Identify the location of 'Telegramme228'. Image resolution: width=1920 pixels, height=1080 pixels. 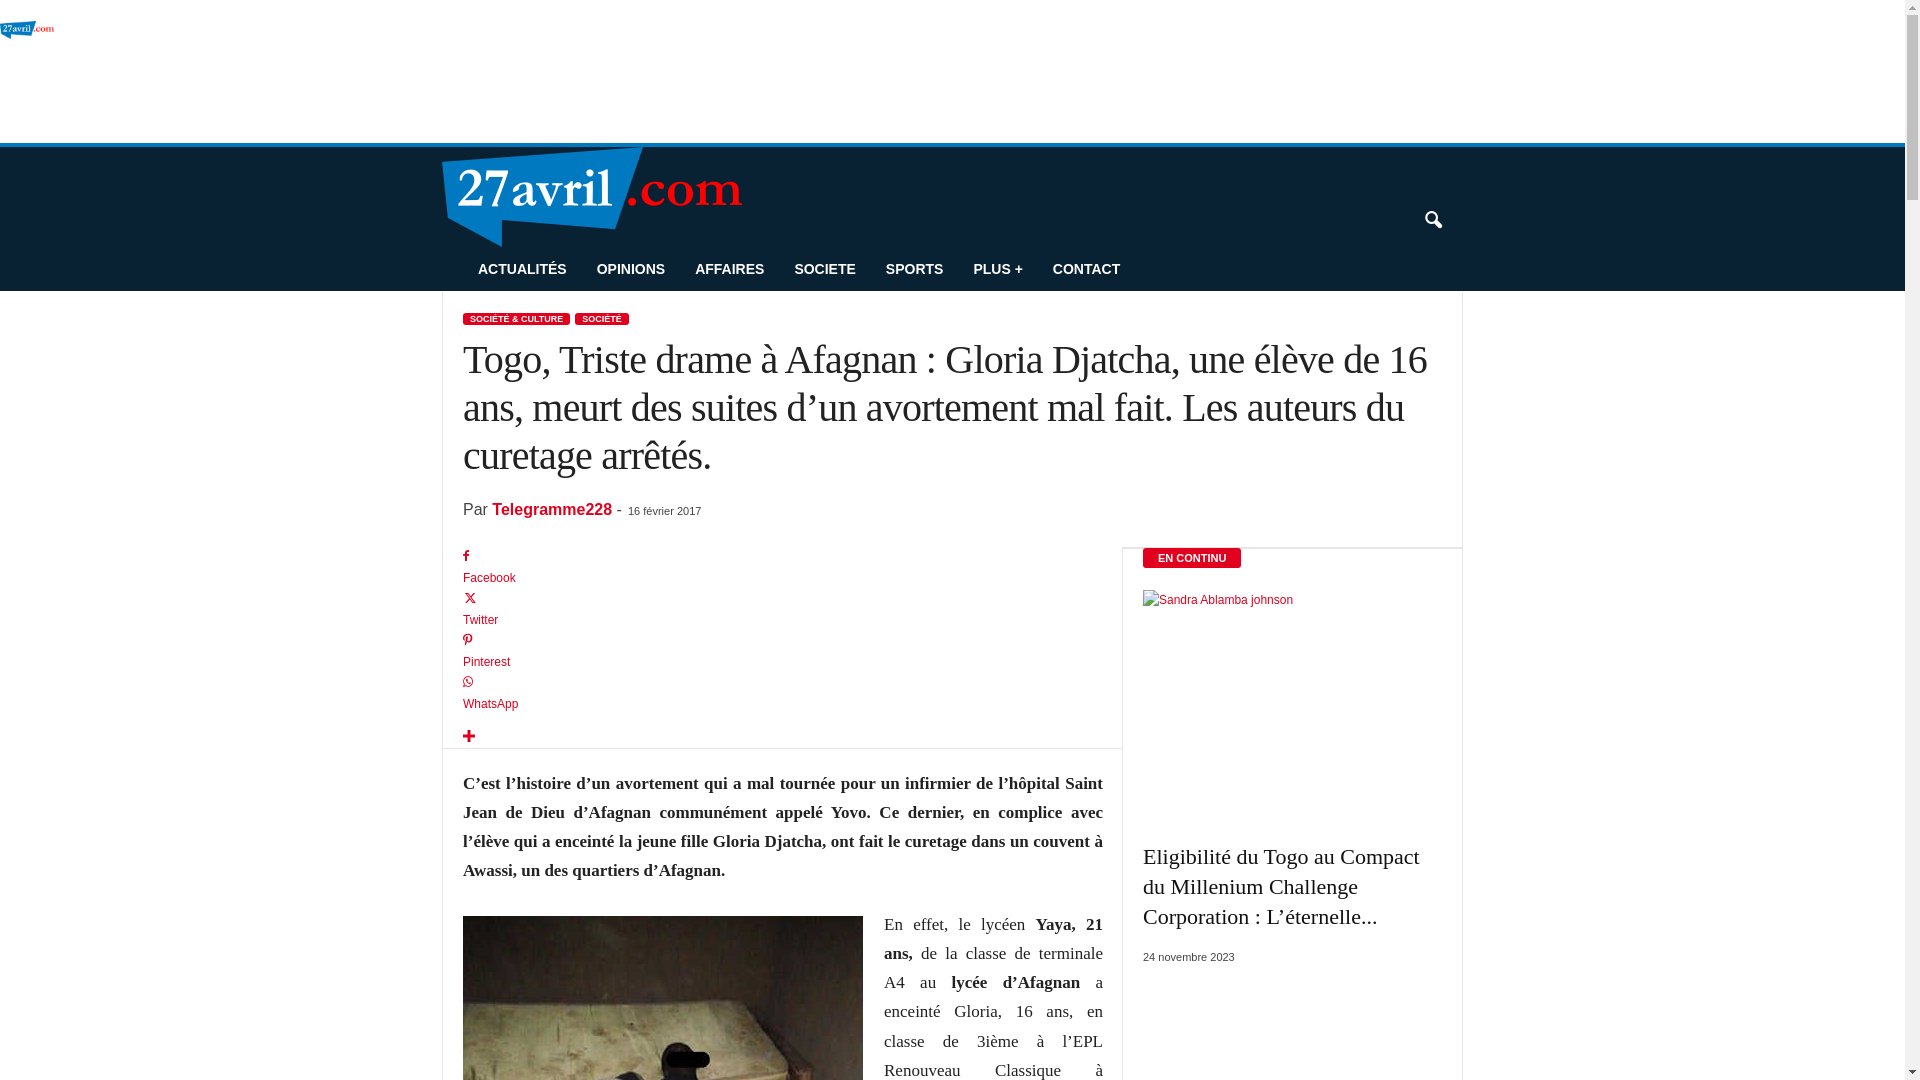
(491, 508).